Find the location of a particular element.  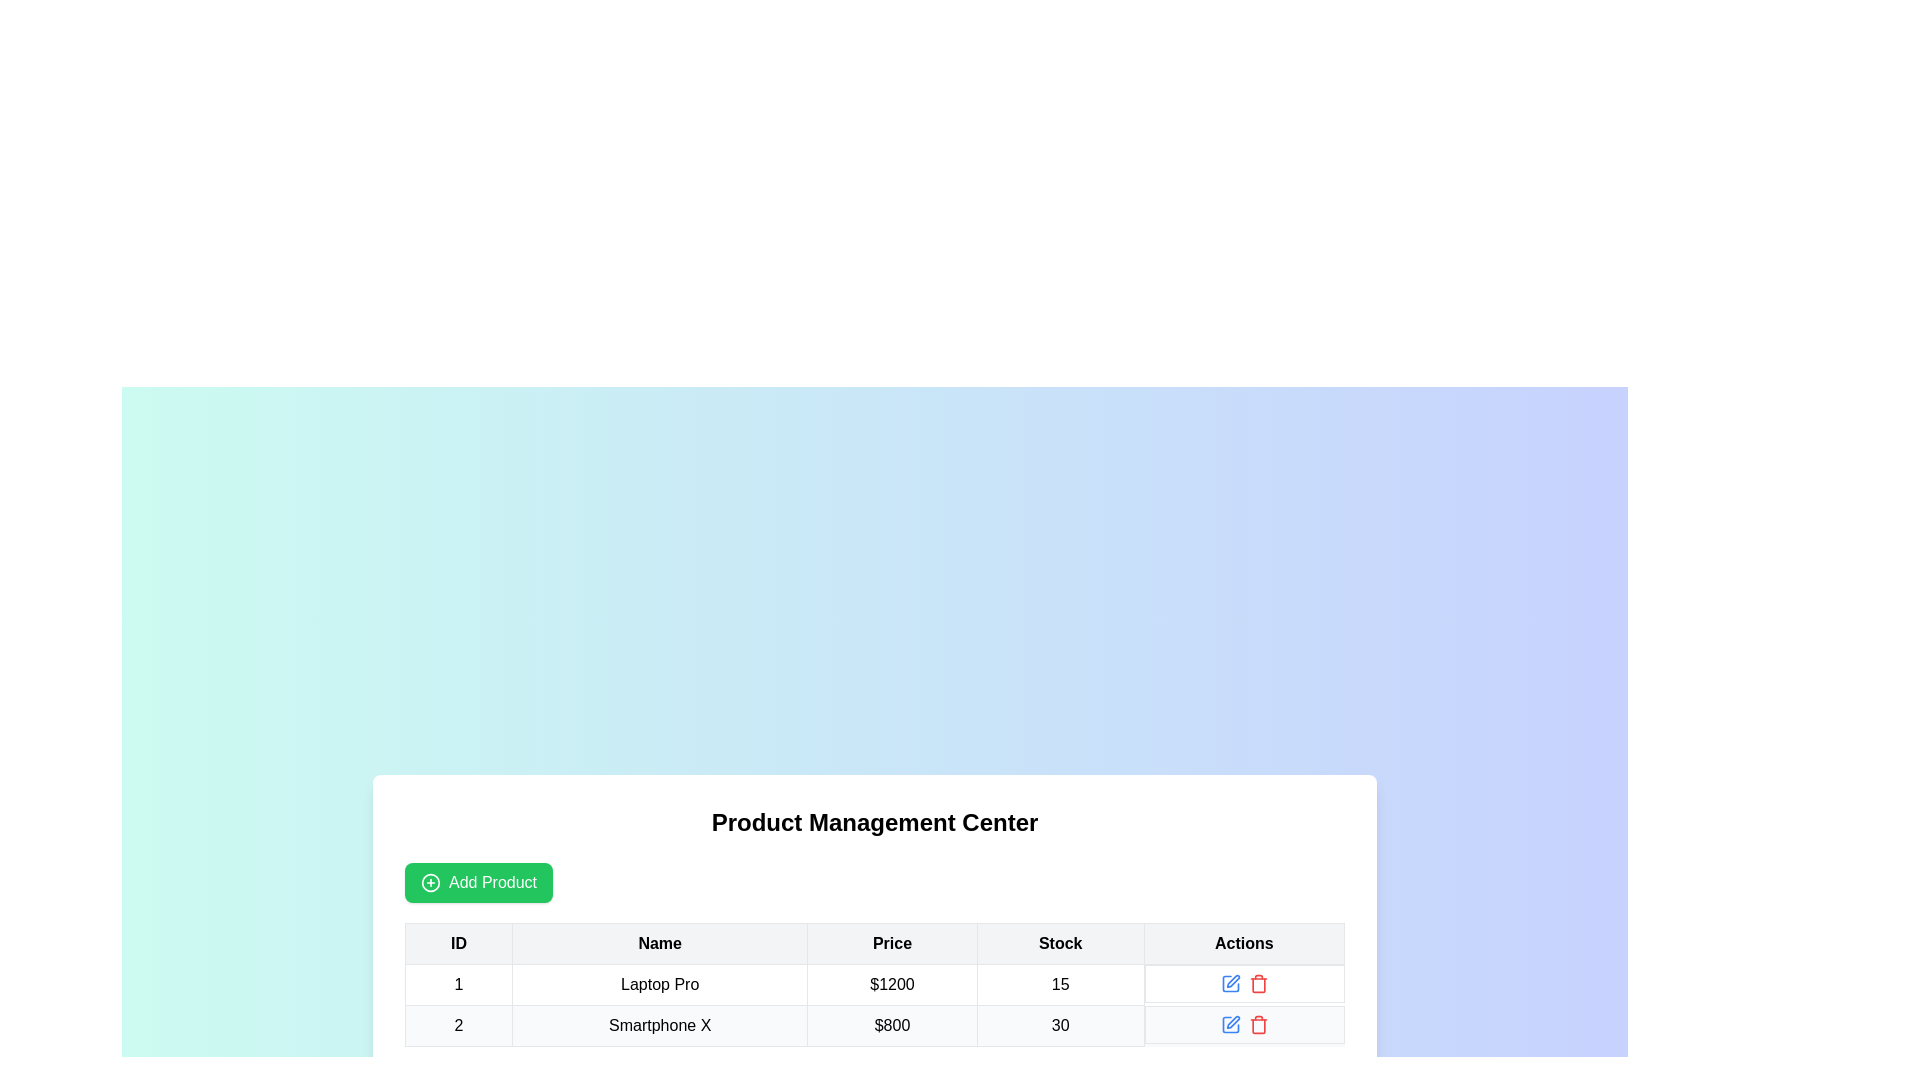

the table cell containing the text '2', which is styled with a border and padding, located in the second row of the table directly below the 'ID' header is located at coordinates (458, 1026).